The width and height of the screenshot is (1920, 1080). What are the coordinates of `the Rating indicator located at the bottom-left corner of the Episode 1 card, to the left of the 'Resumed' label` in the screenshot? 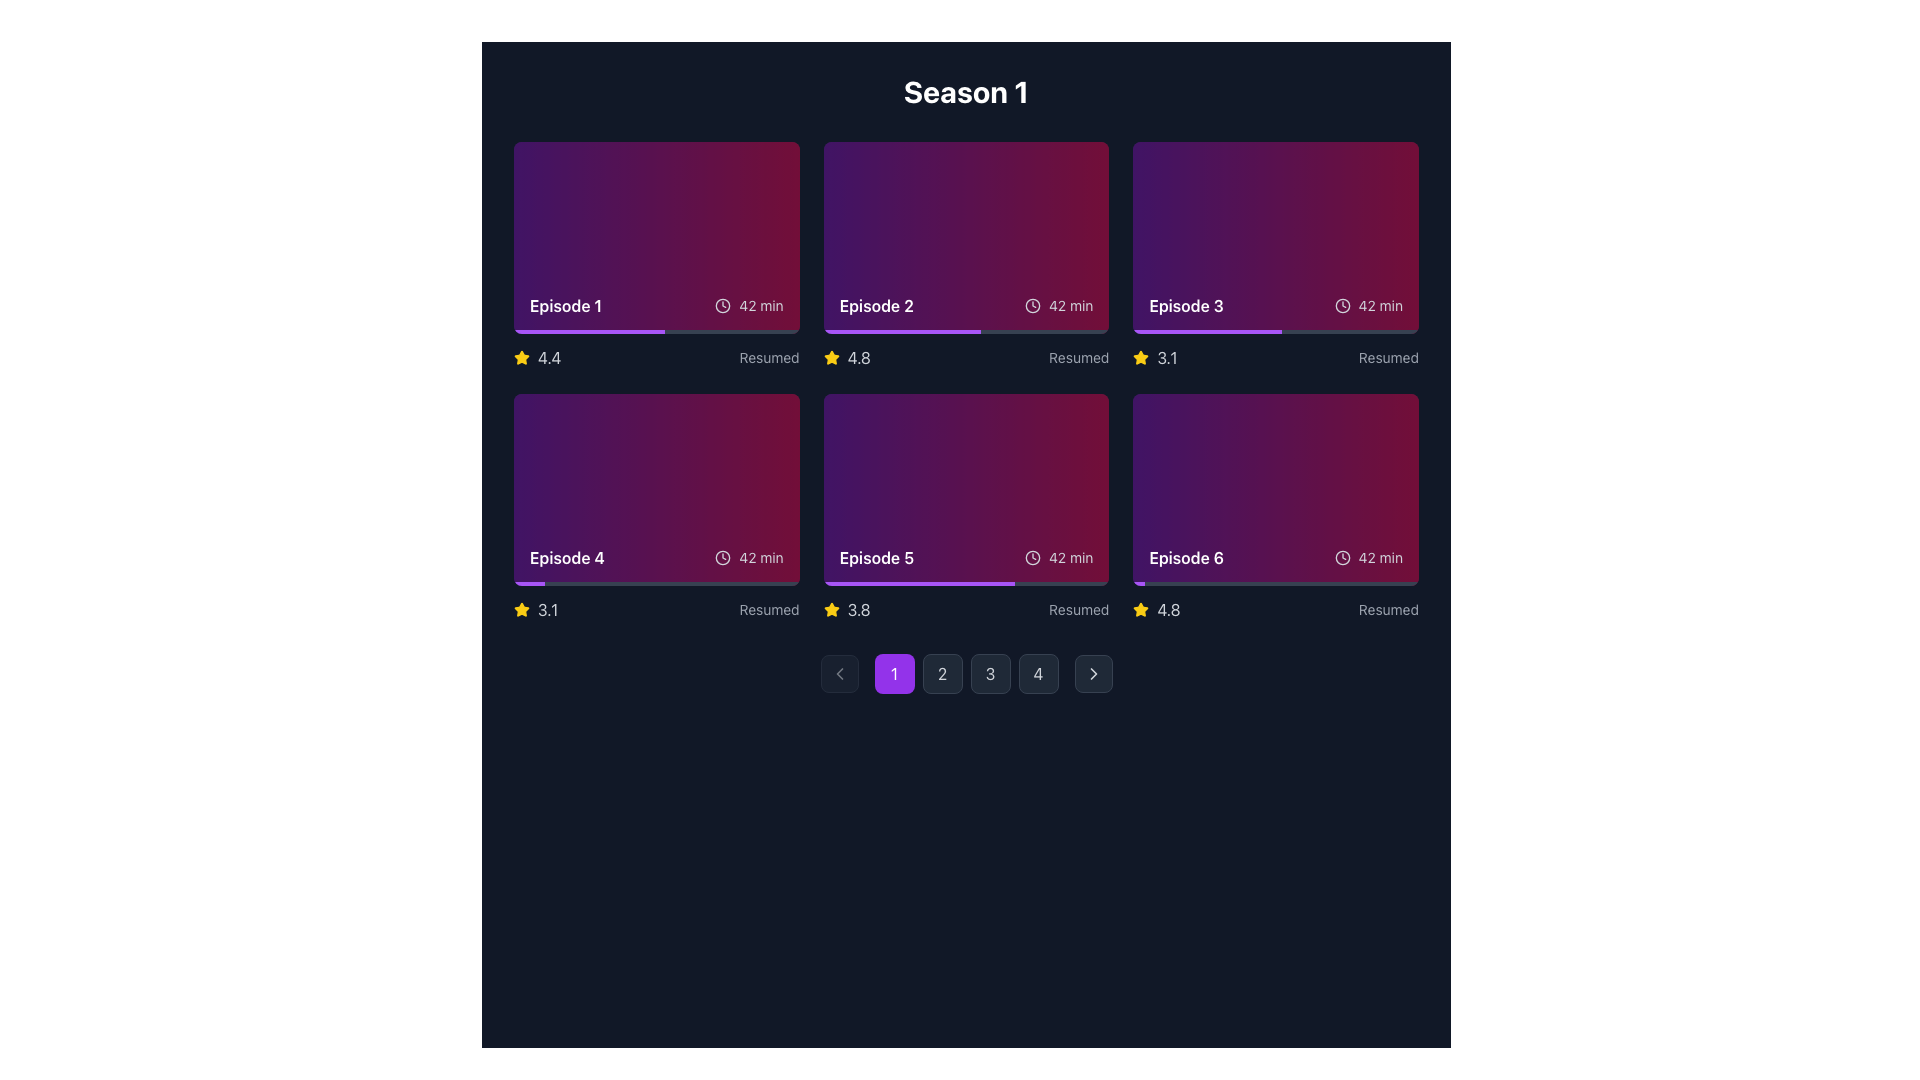 It's located at (537, 357).